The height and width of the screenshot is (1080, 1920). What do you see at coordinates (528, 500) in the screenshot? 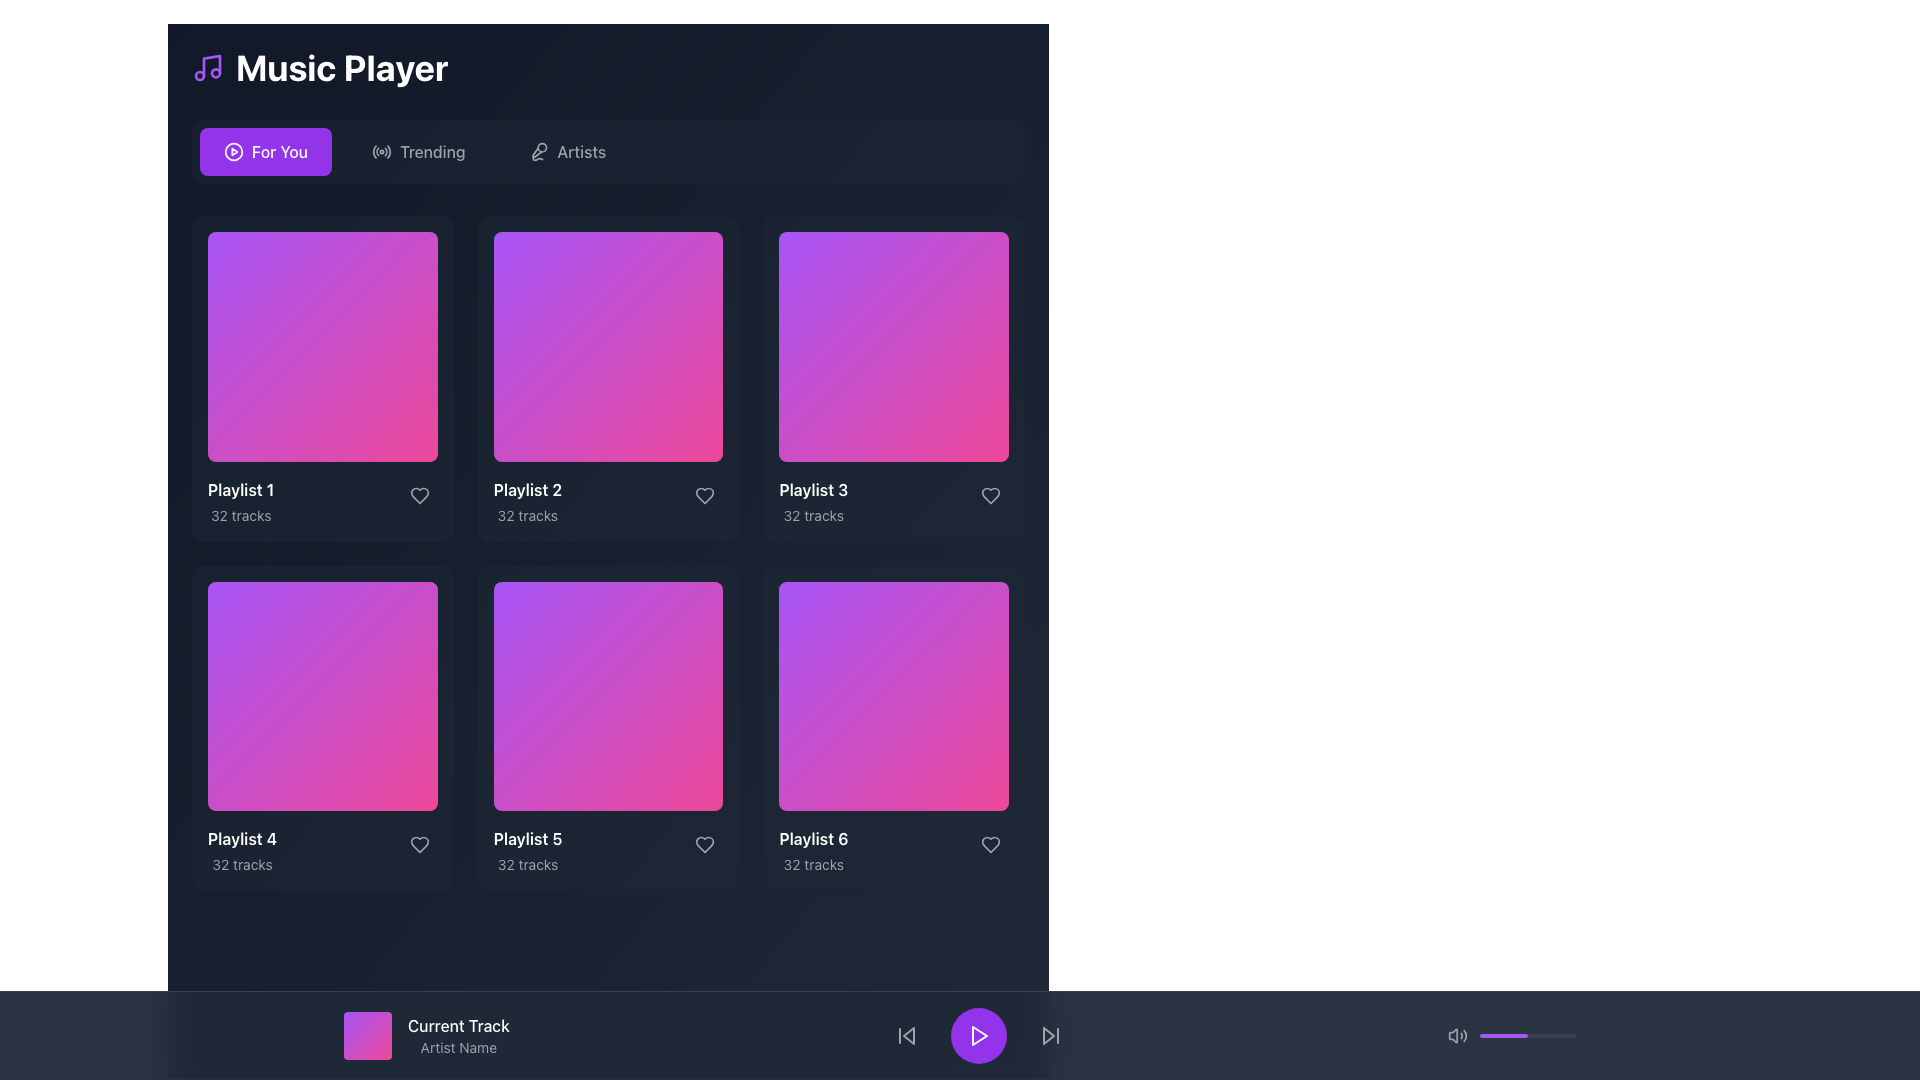
I see `the Text component that displays the title and number of tracks of the second playlist card in the grid layout` at bounding box center [528, 500].